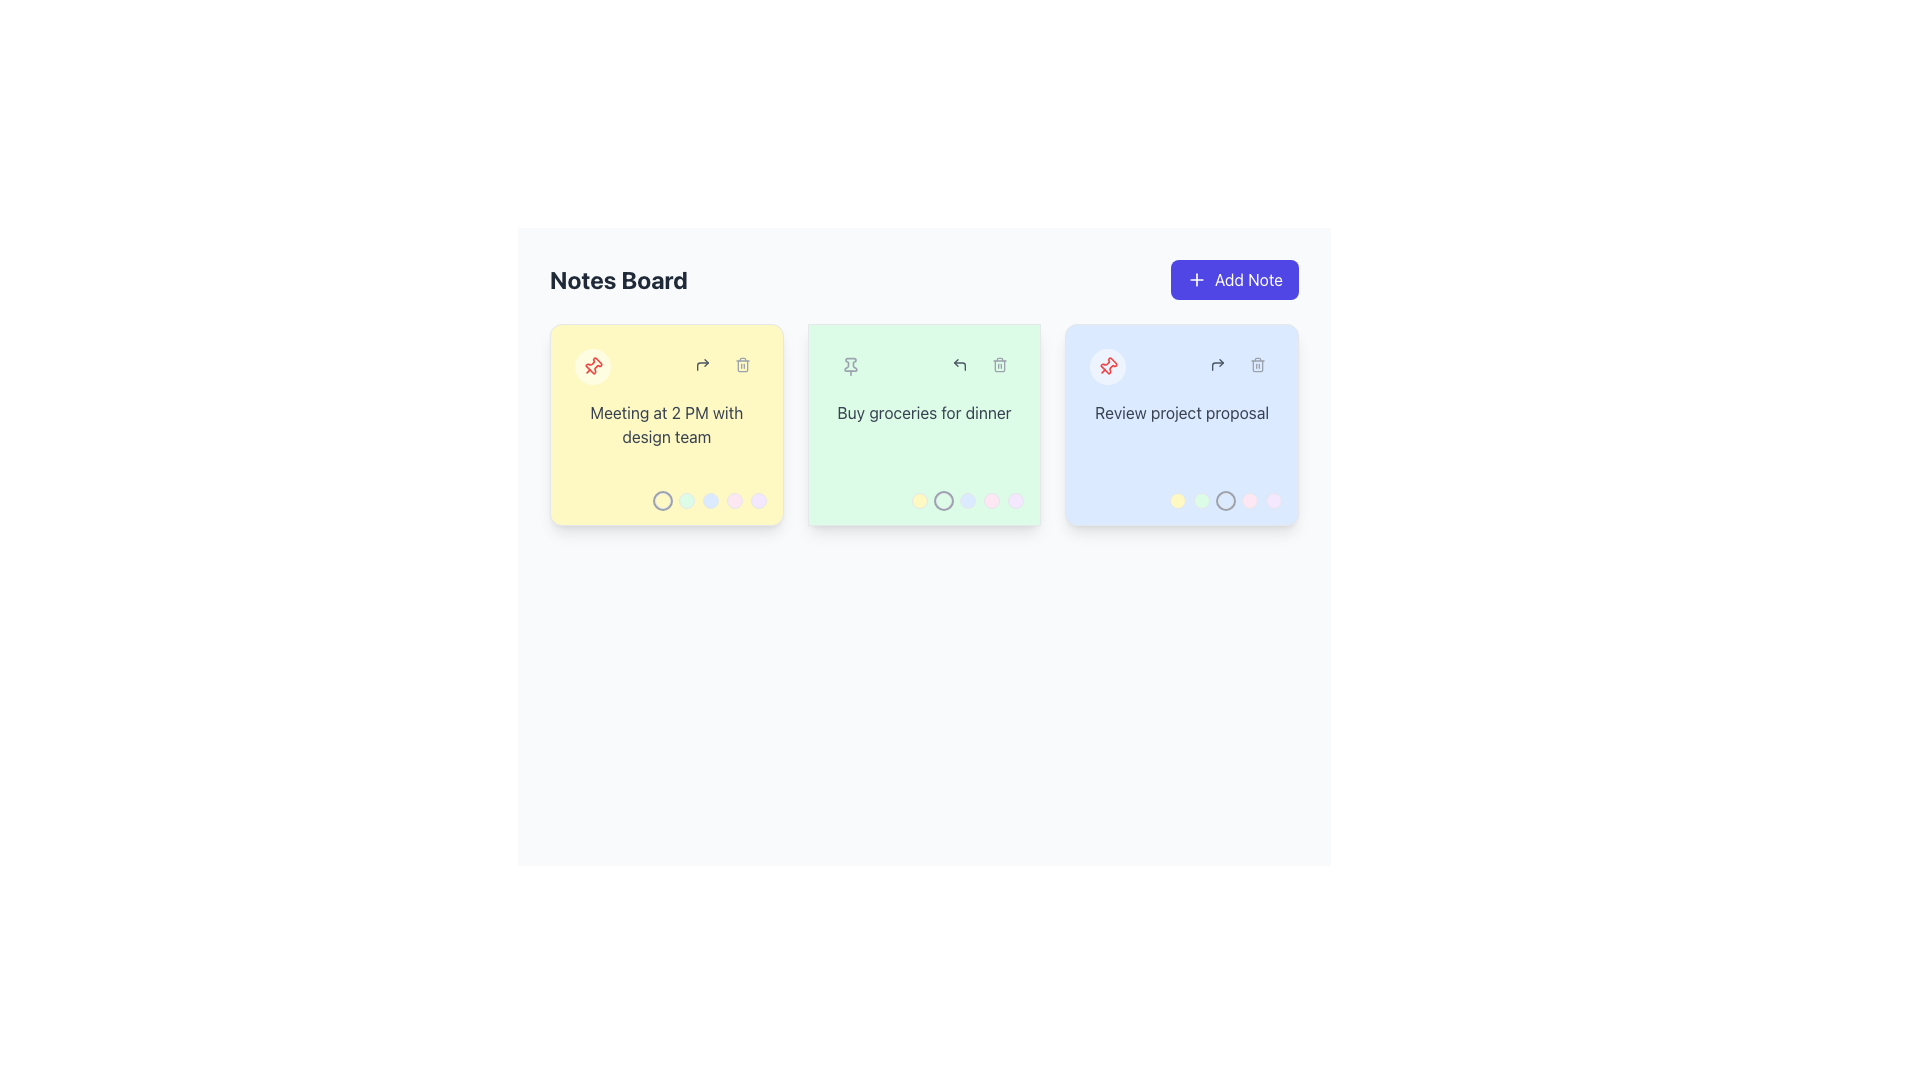 This screenshot has width=1920, height=1080. I want to click on the pin icon located in the top-left corner of the yellow note card titled 'Meeting at 2 PM with design team' to pin the note for easy access, so click(592, 366).